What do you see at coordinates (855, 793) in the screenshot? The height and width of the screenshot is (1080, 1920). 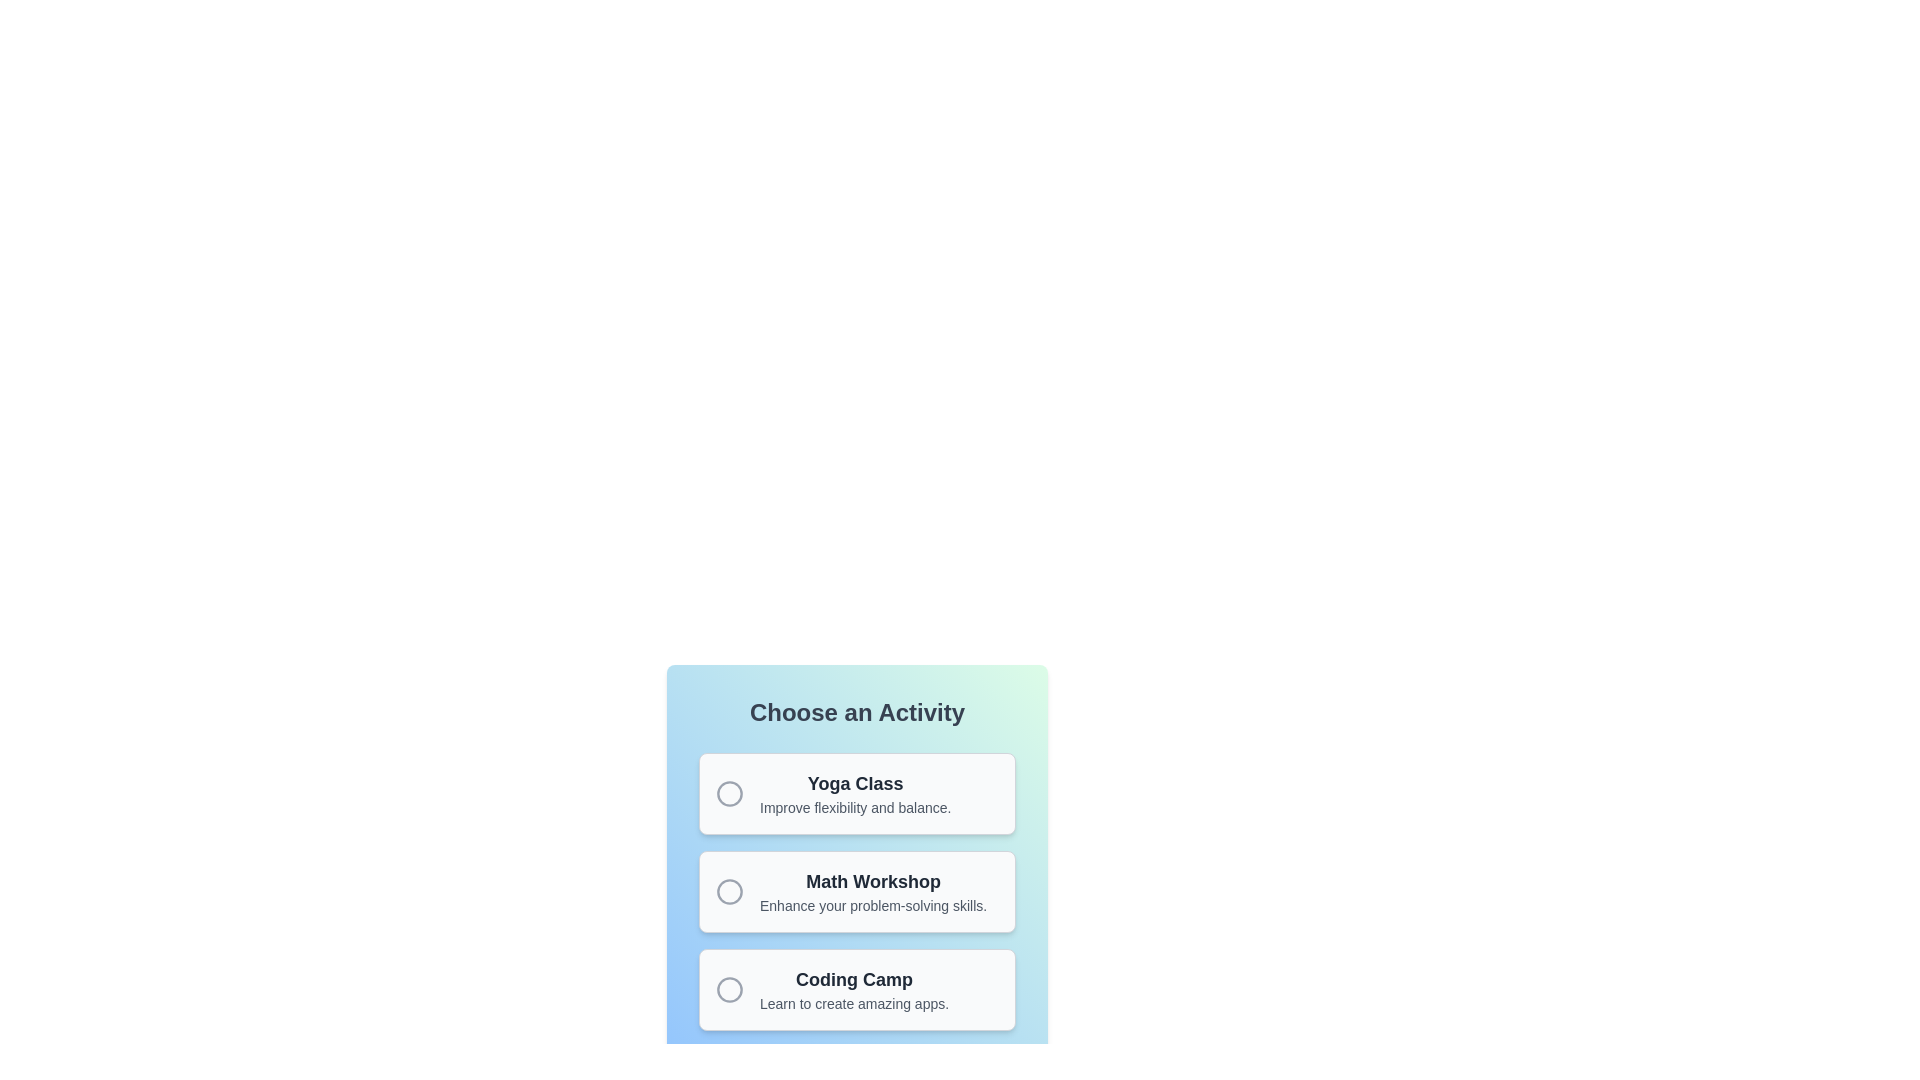 I see `the descriptive text element titled 'Yoga Class' which includes the subtitle 'Improve flexibility and balance.'` at bounding box center [855, 793].